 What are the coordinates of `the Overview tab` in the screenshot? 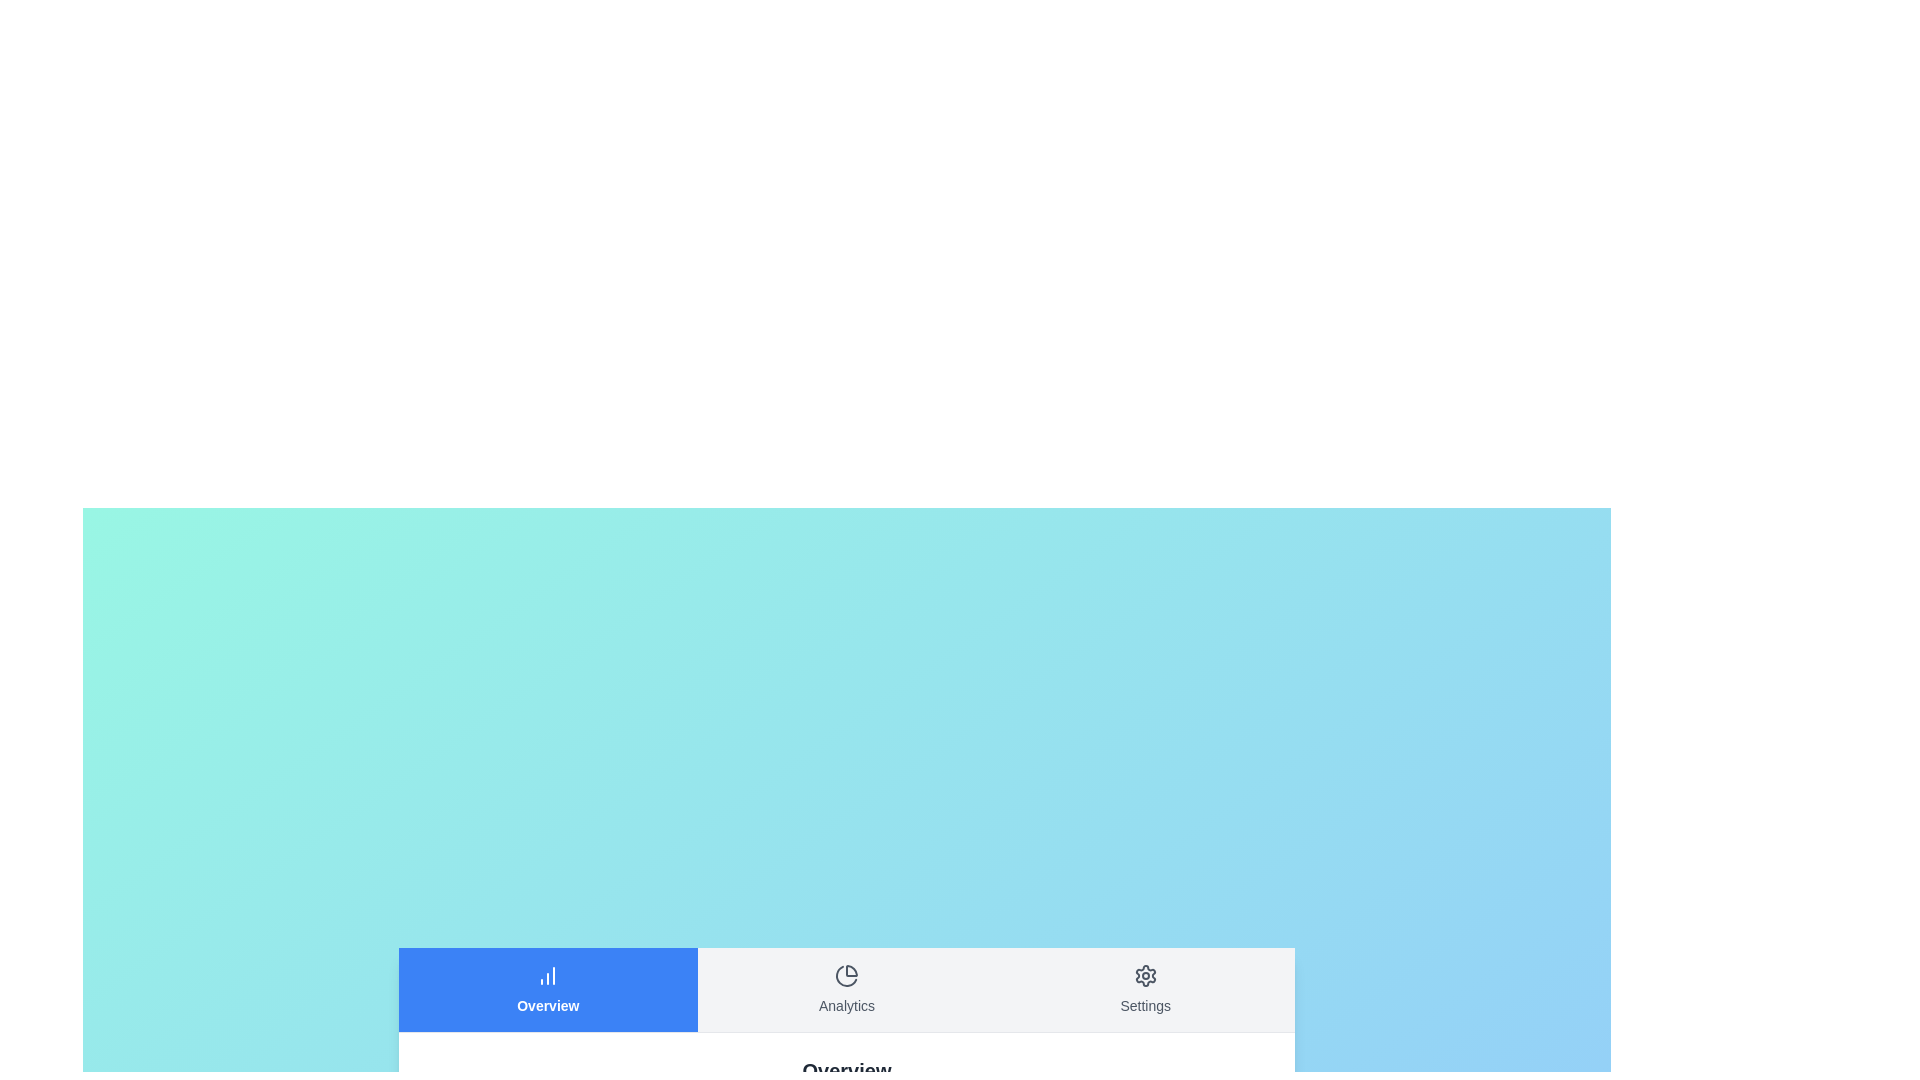 It's located at (548, 988).